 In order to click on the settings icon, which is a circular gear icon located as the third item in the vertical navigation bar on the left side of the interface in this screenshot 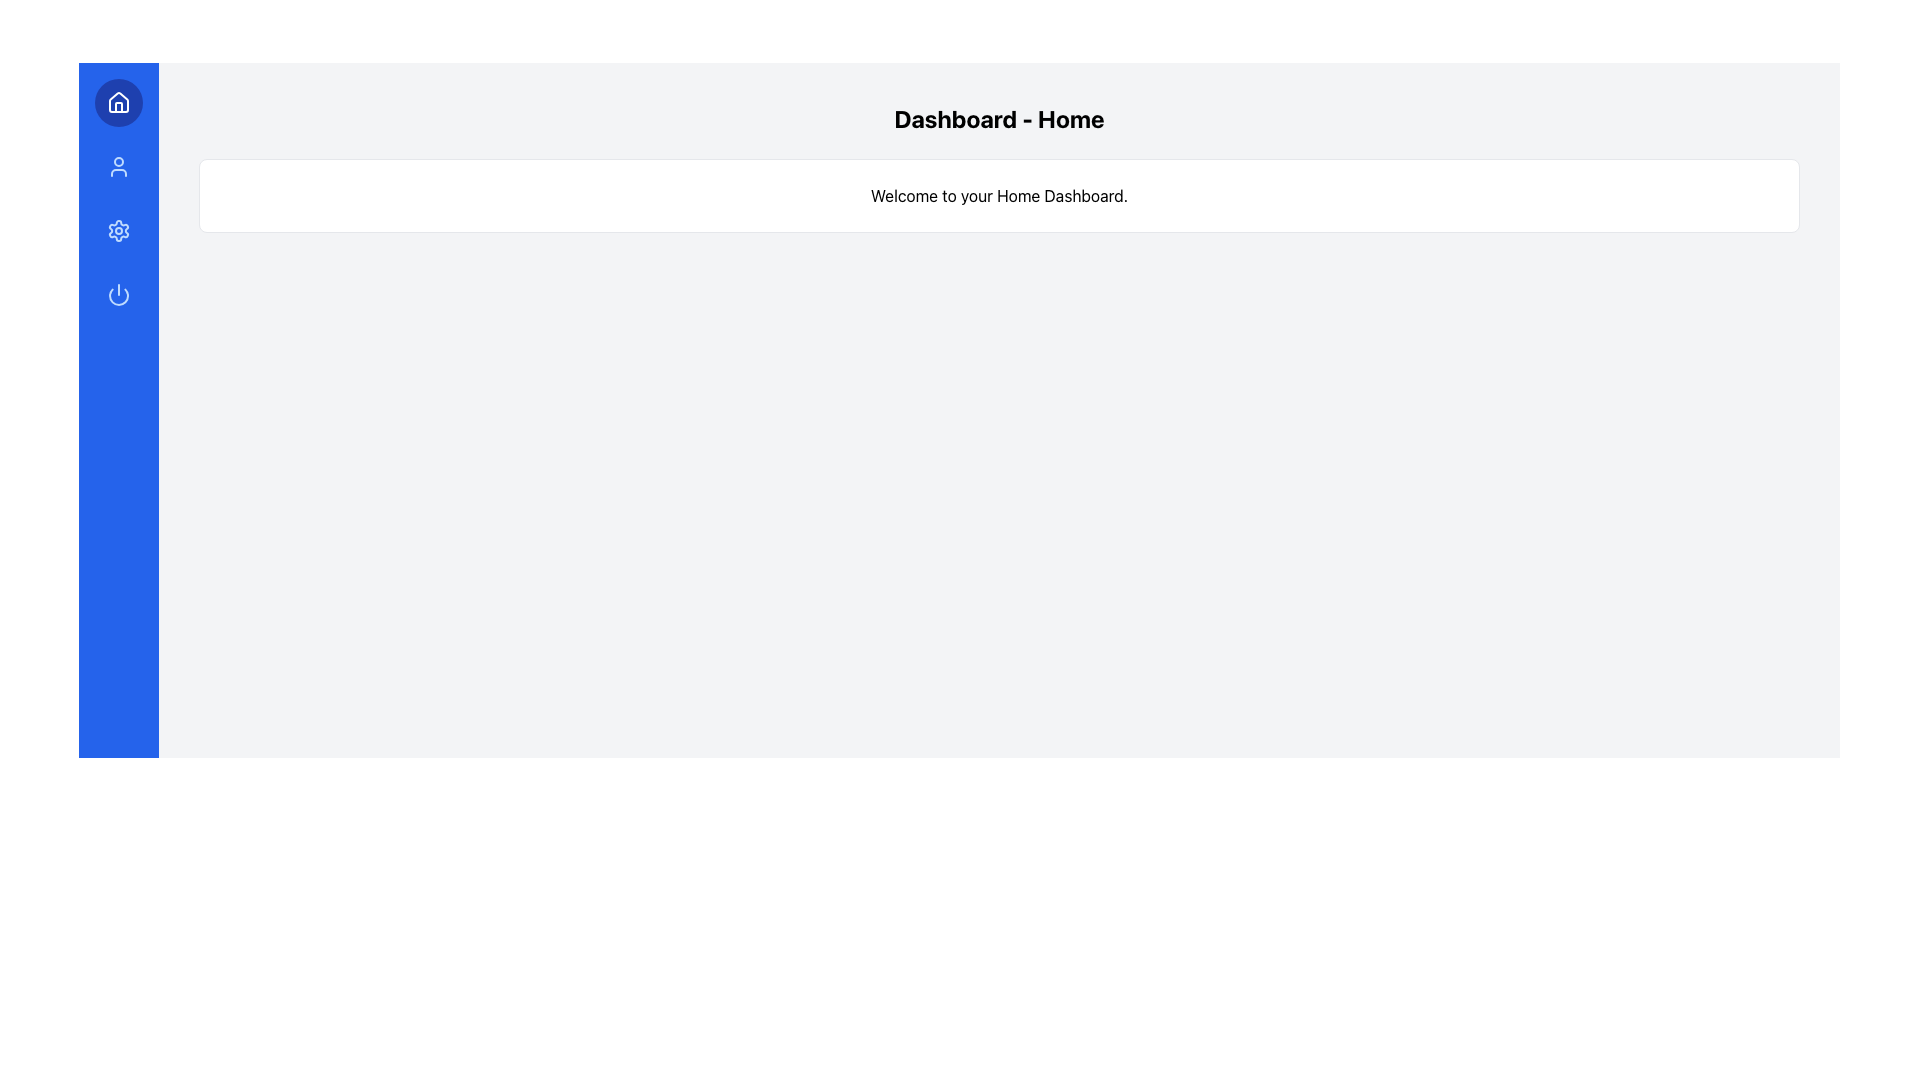, I will do `click(118, 230)`.